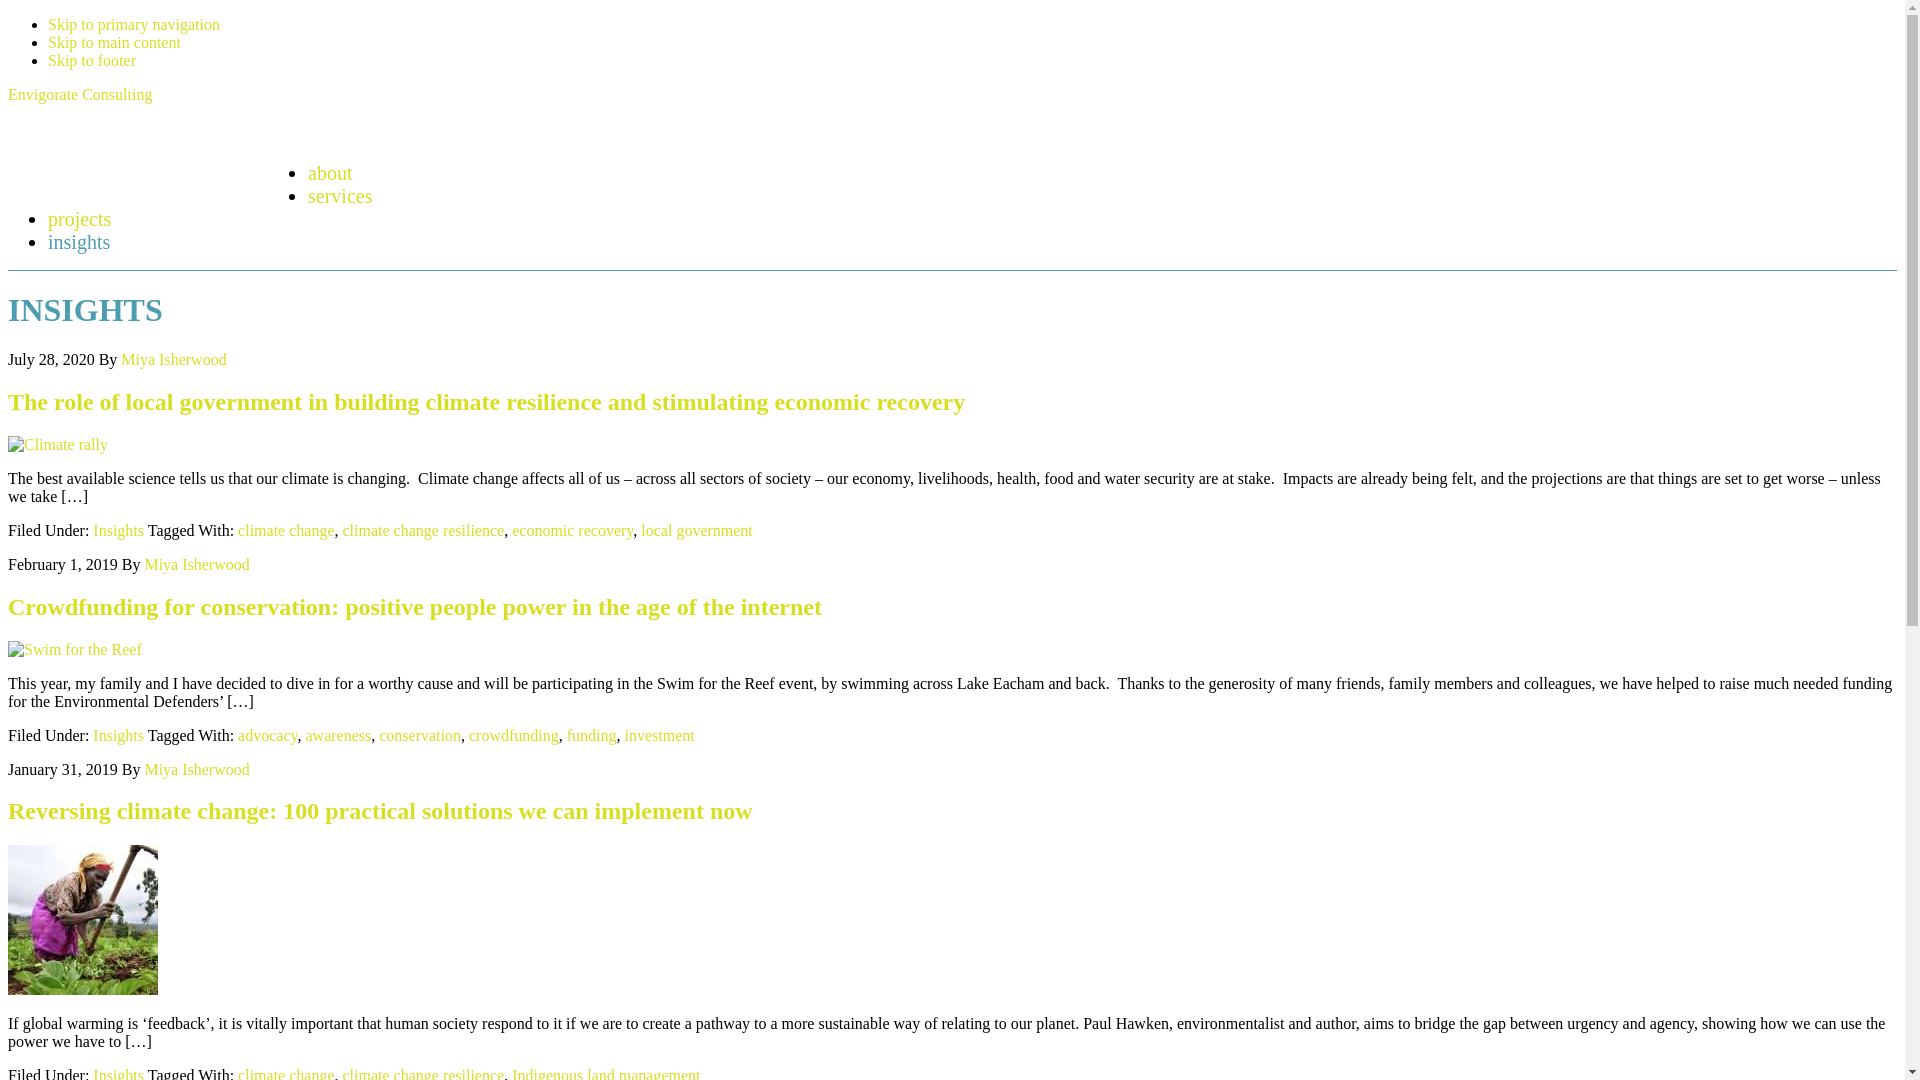 The width and height of the screenshot is (1920, 1080). What do you see at coordinates (79, 219) in the screenshot?
I see `'projects'` at bounding box center [79, 219].